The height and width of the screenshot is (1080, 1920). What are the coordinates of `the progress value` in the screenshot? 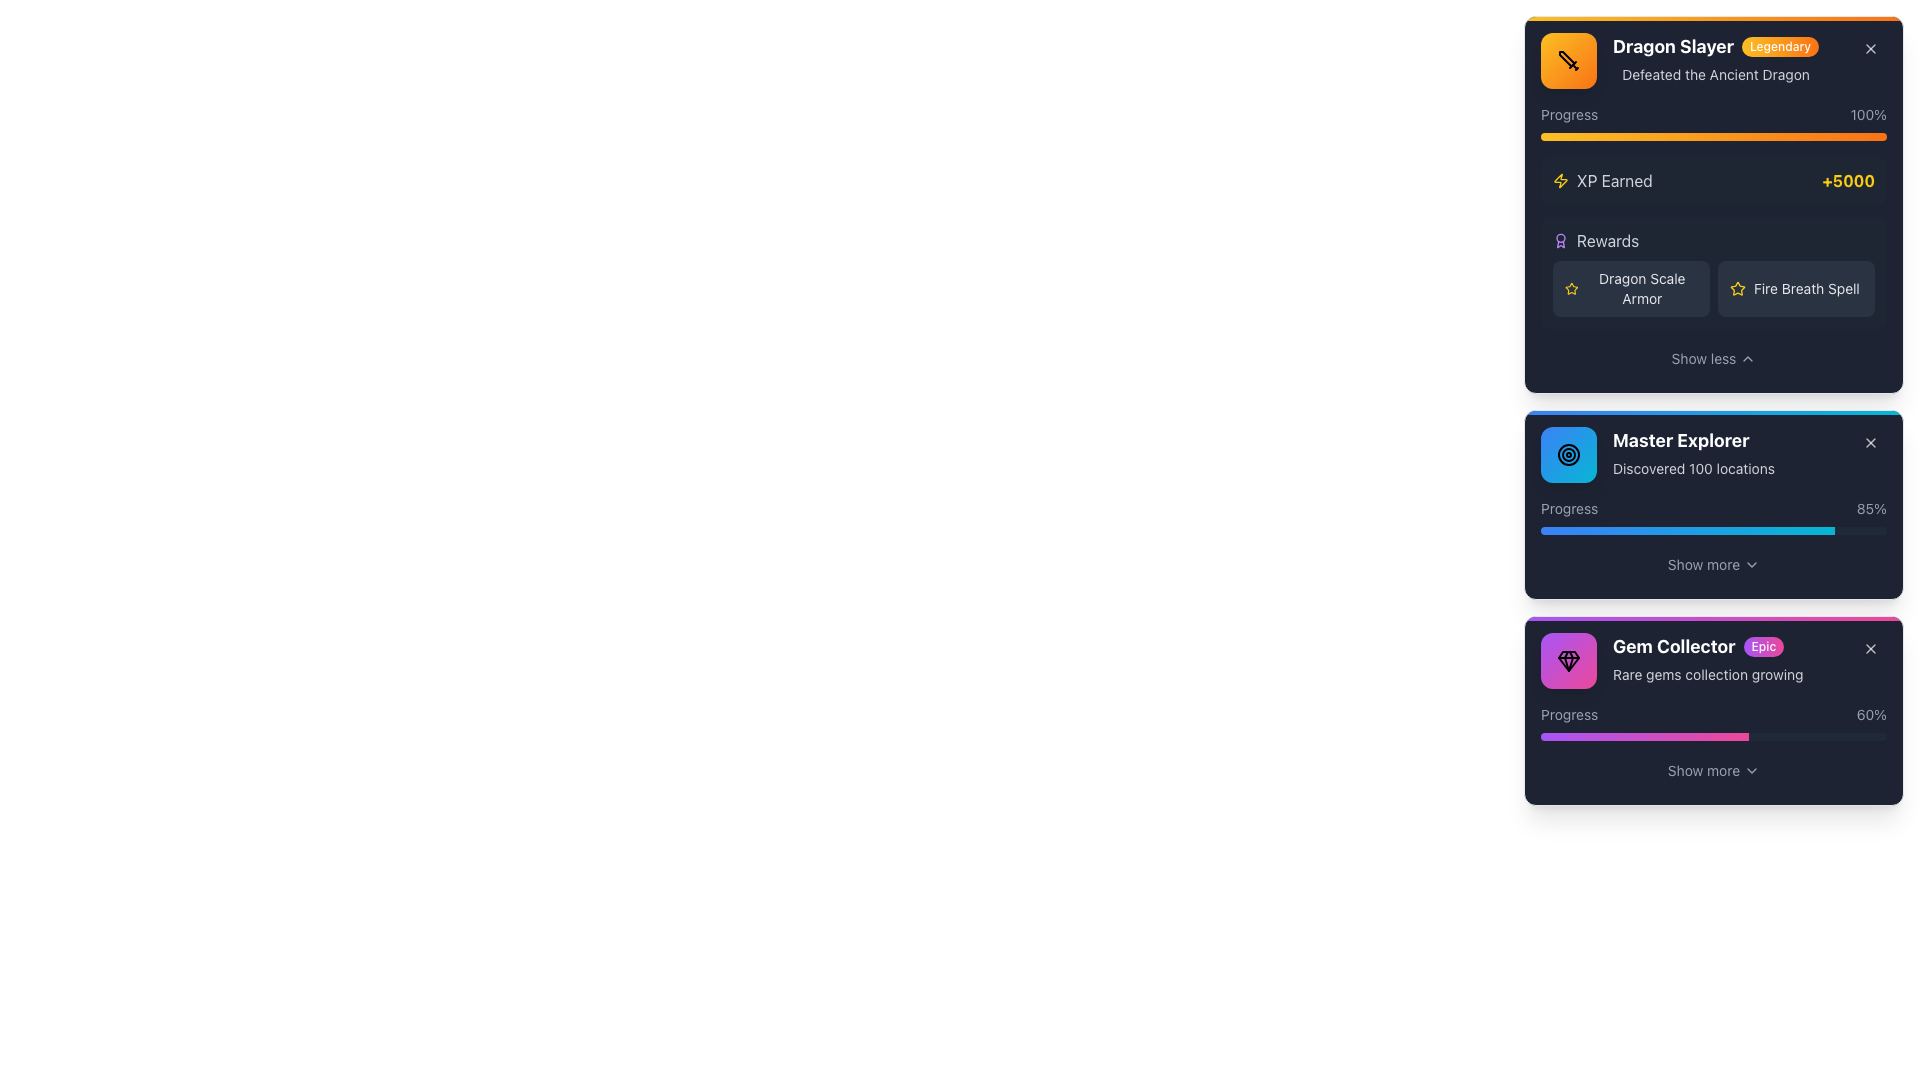 It's located at (1730, 736).